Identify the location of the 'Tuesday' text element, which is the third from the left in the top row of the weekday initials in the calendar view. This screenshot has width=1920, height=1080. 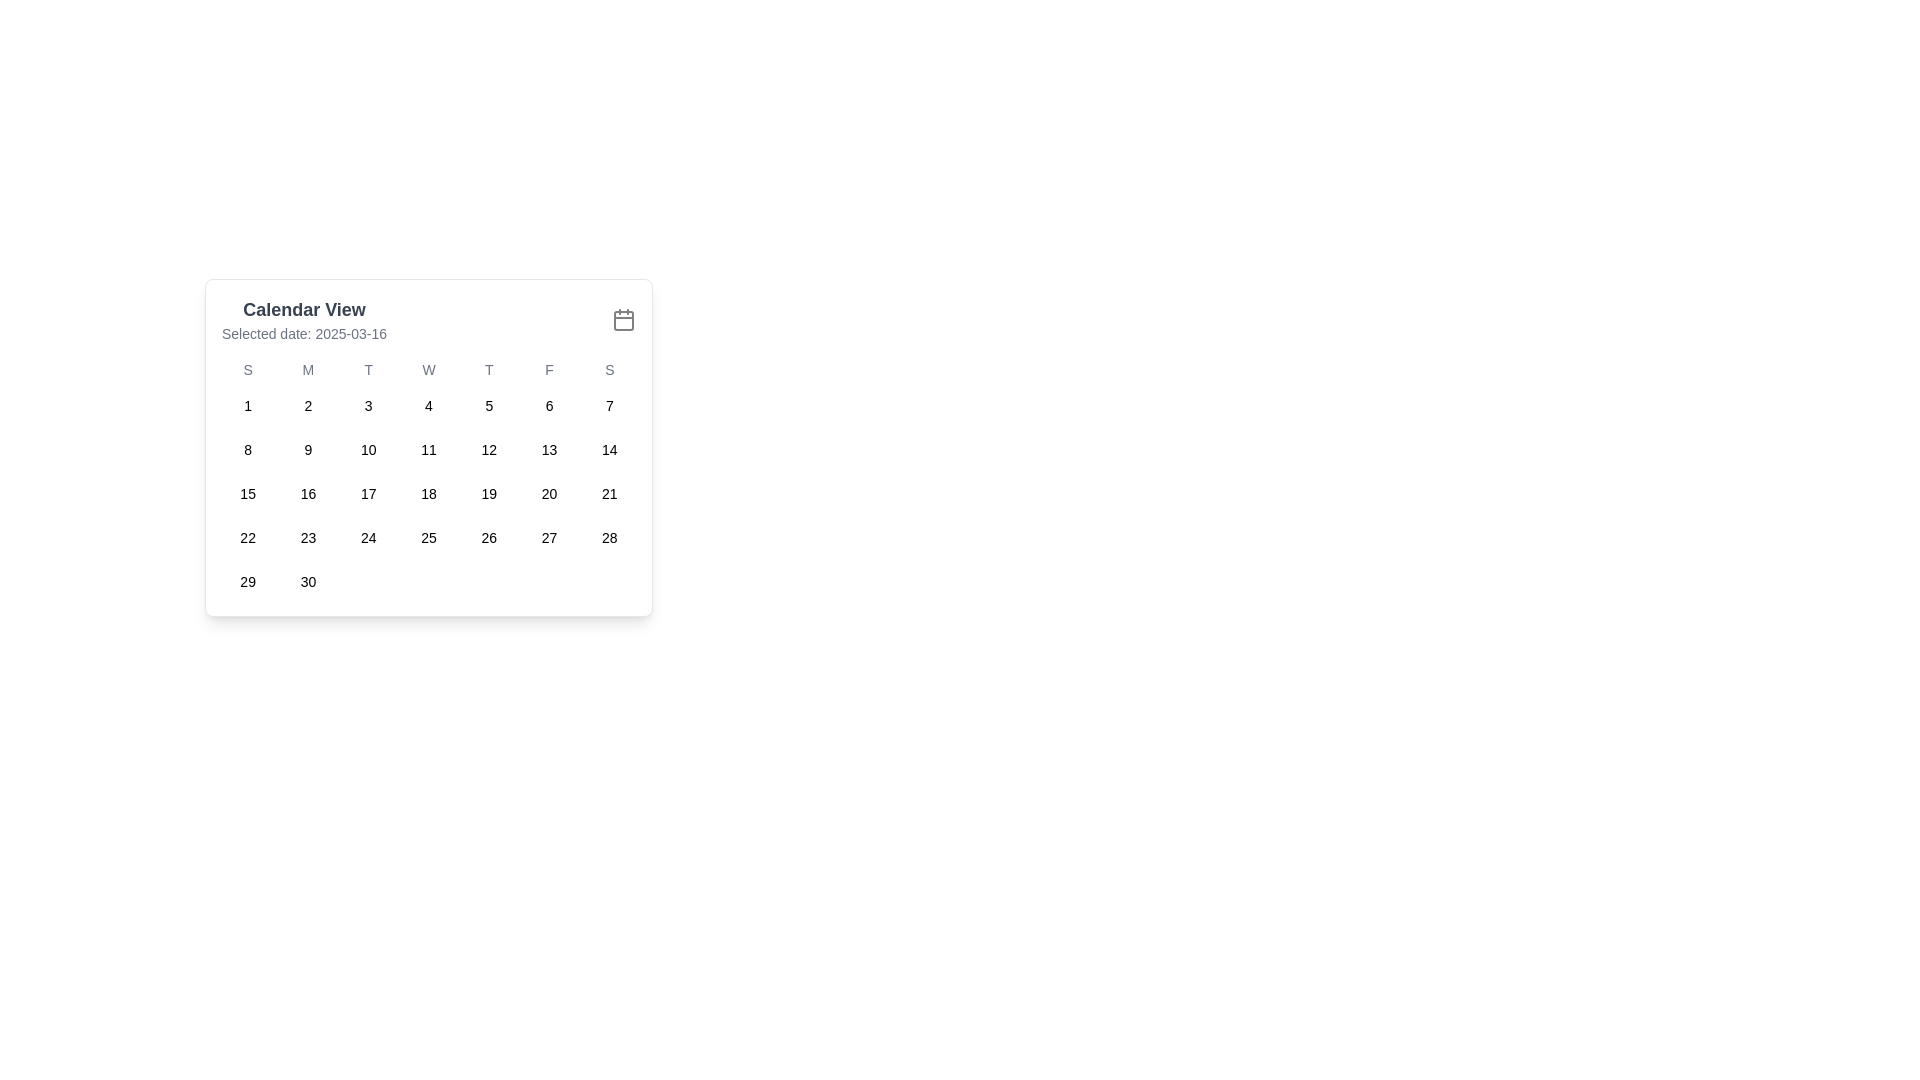
(368, 370).